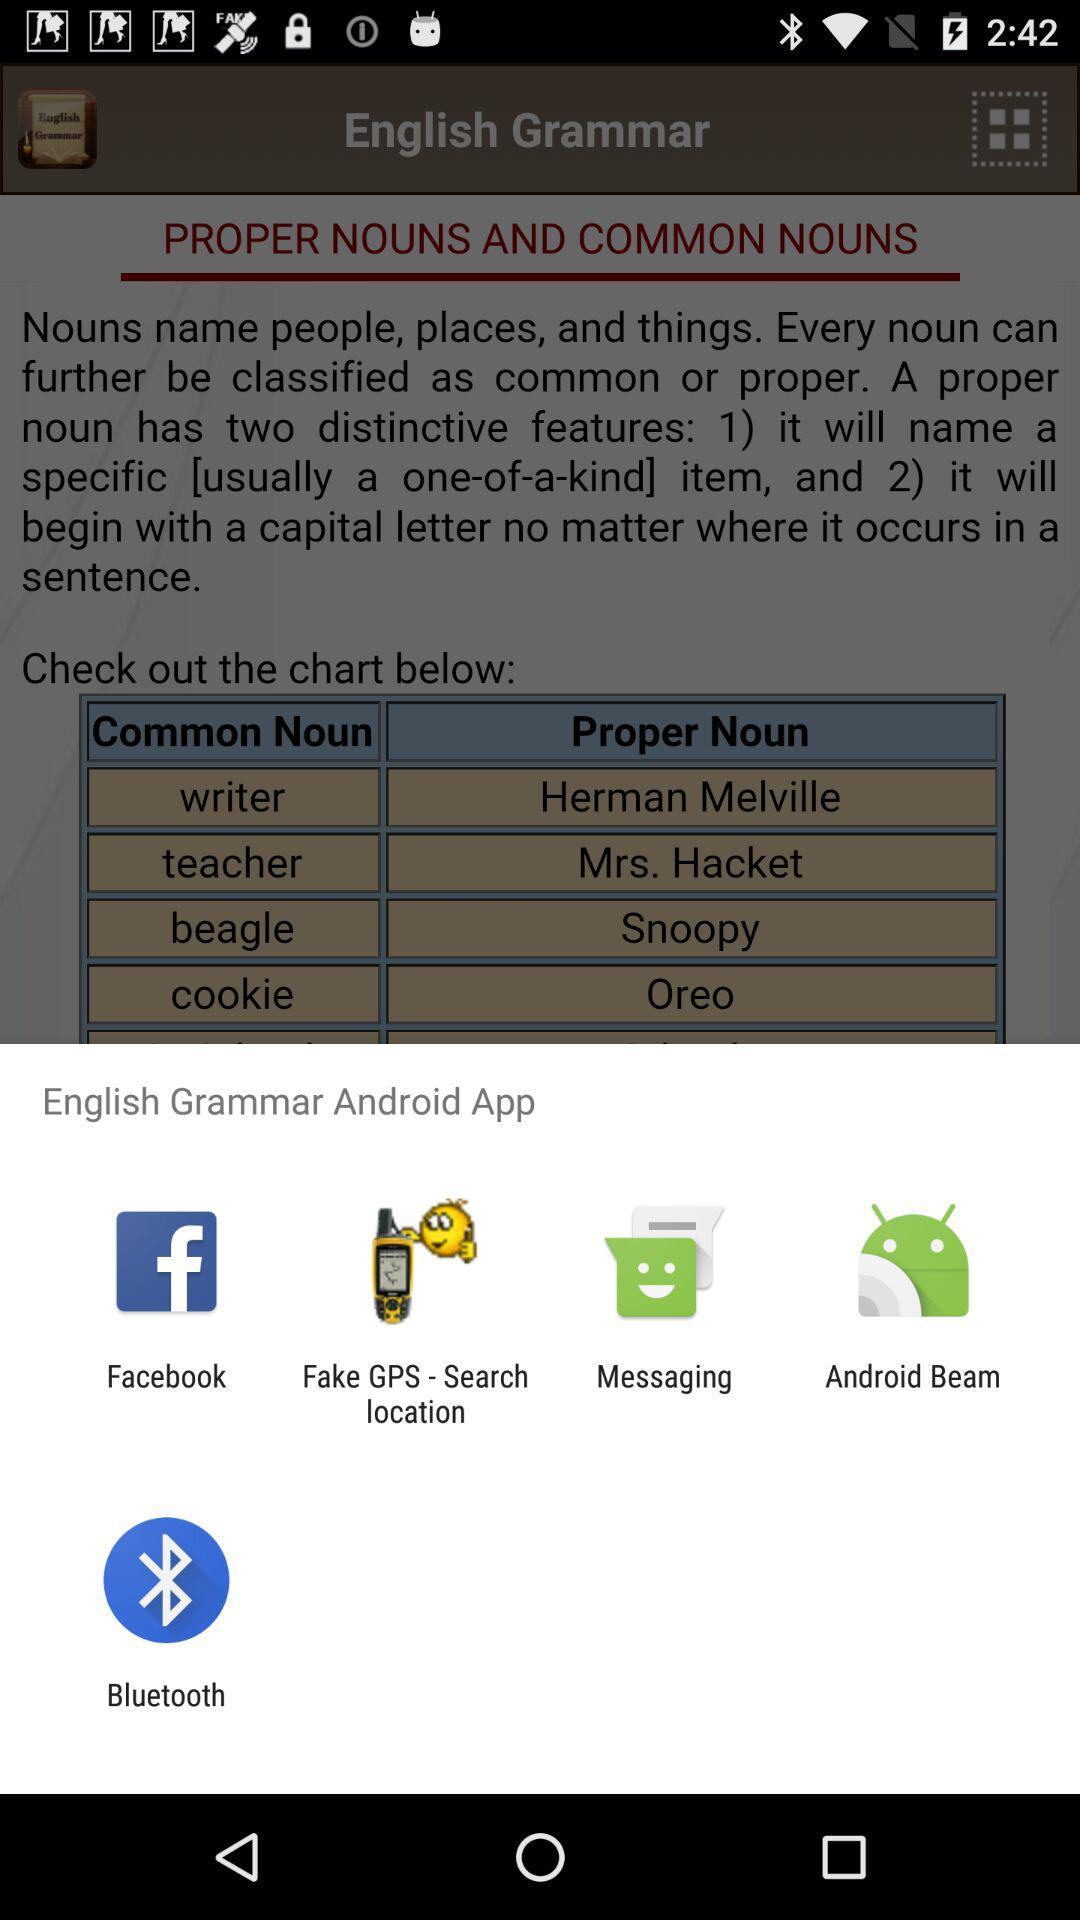  I want to click on the icon next to the messaging item, so click(414, 1392).